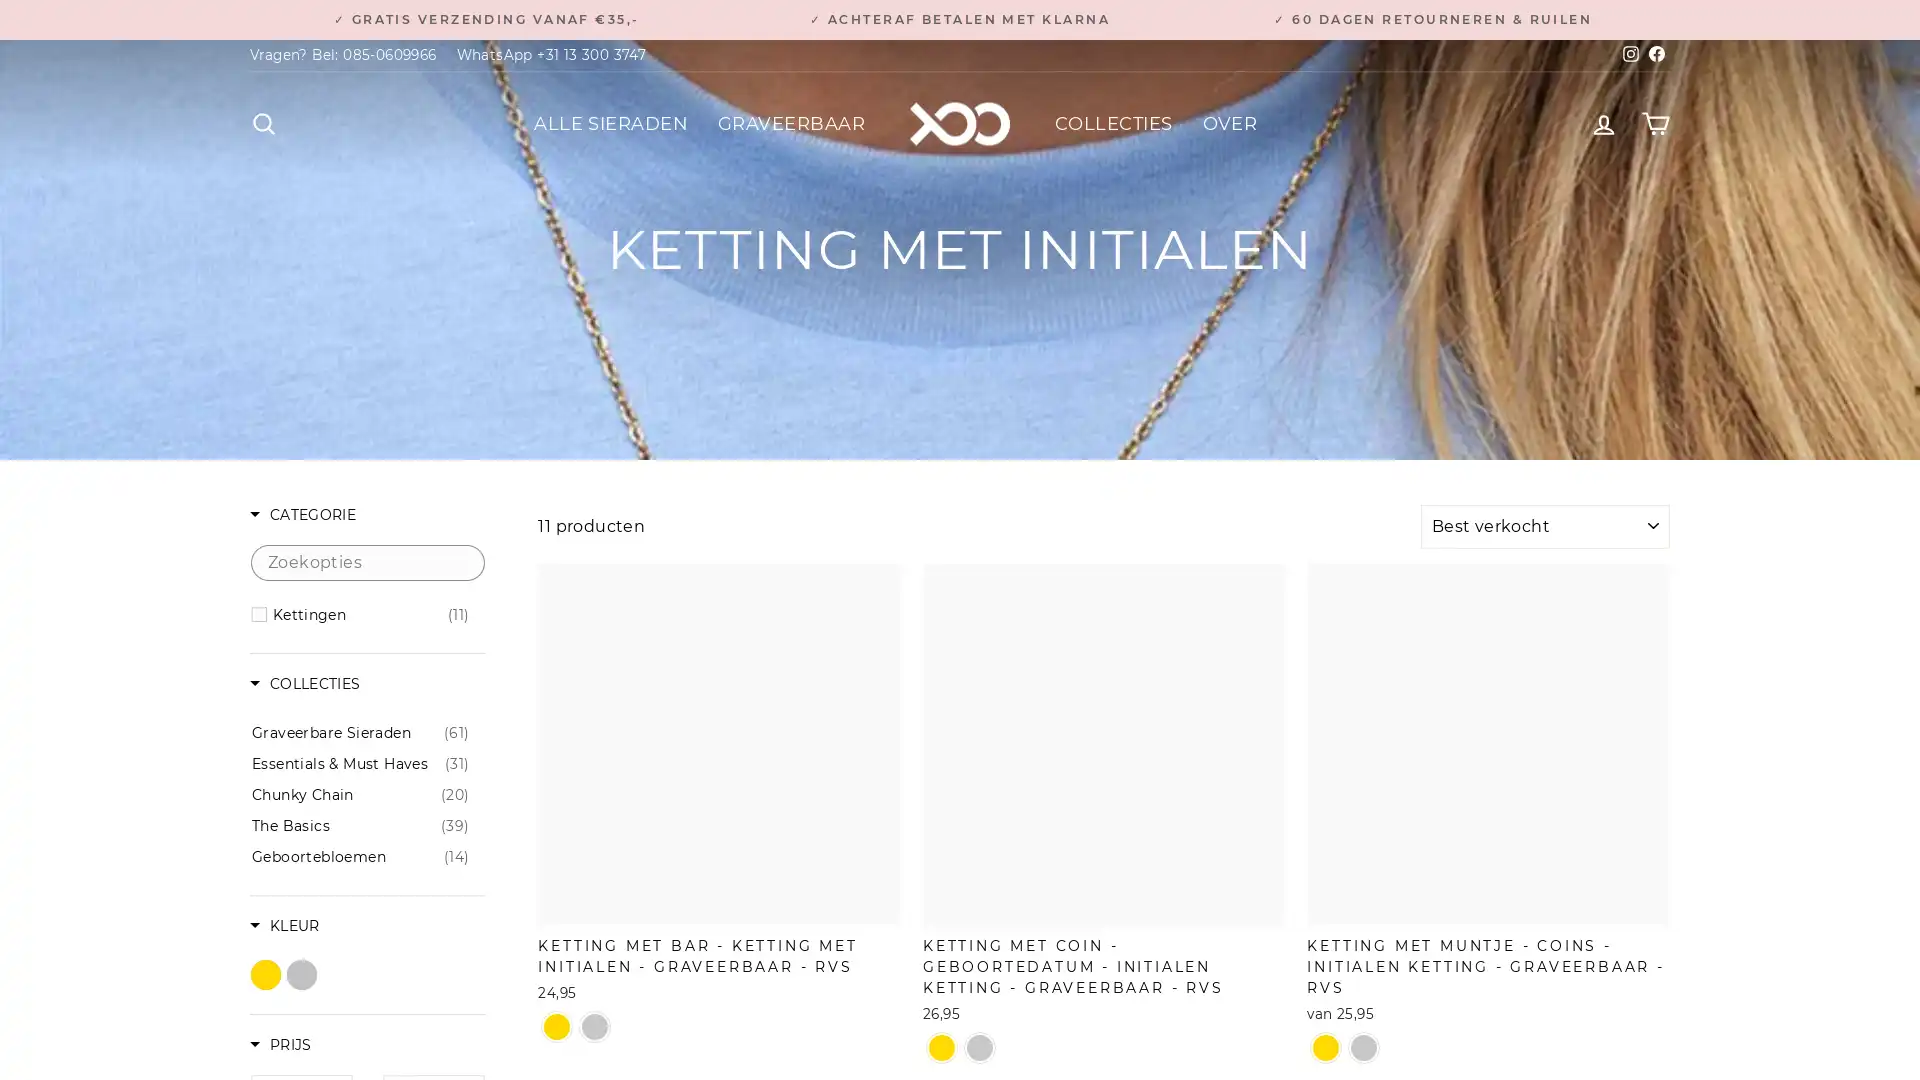  What do you see at coordinates (965, 11) in the screenshot?
I see `Pauzeer slideshow` at bounding box center [965, 11].